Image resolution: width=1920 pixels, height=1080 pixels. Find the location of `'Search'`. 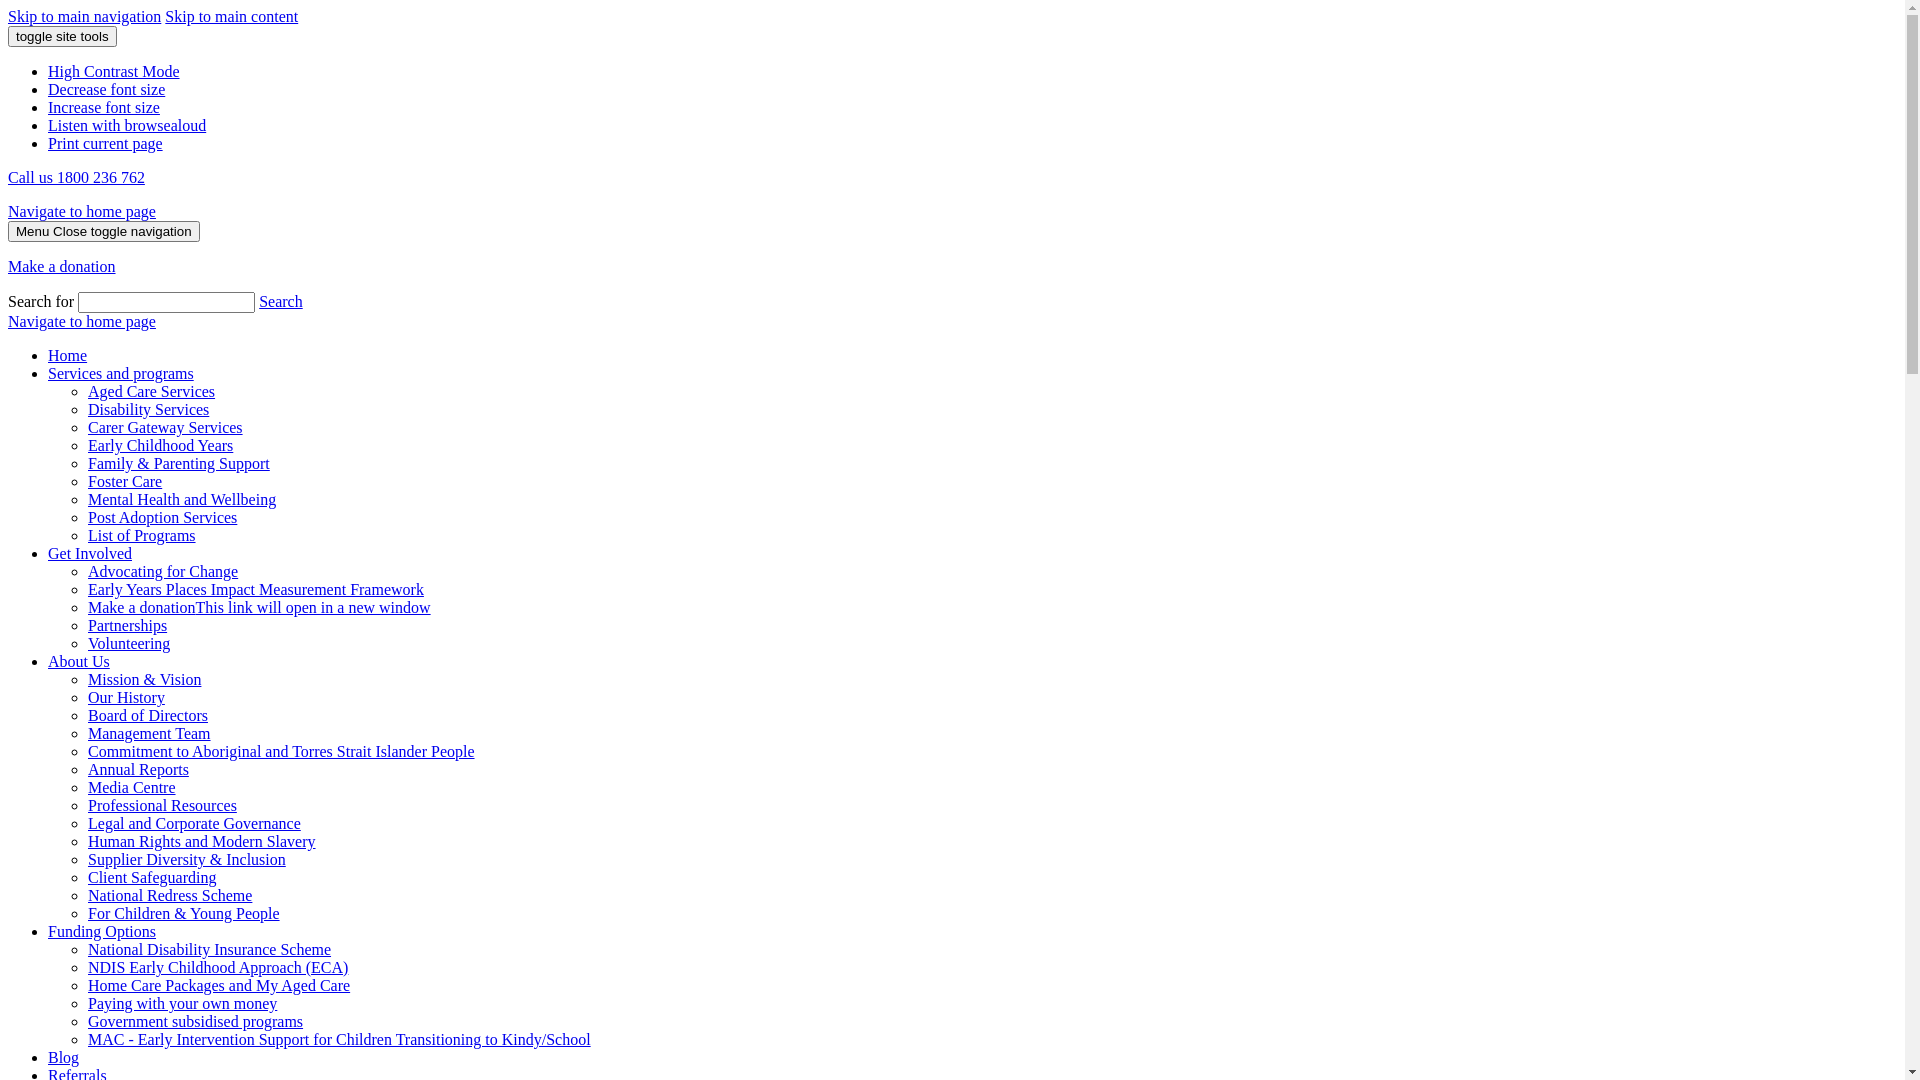

'Search' is located at coordinates (258, 301).